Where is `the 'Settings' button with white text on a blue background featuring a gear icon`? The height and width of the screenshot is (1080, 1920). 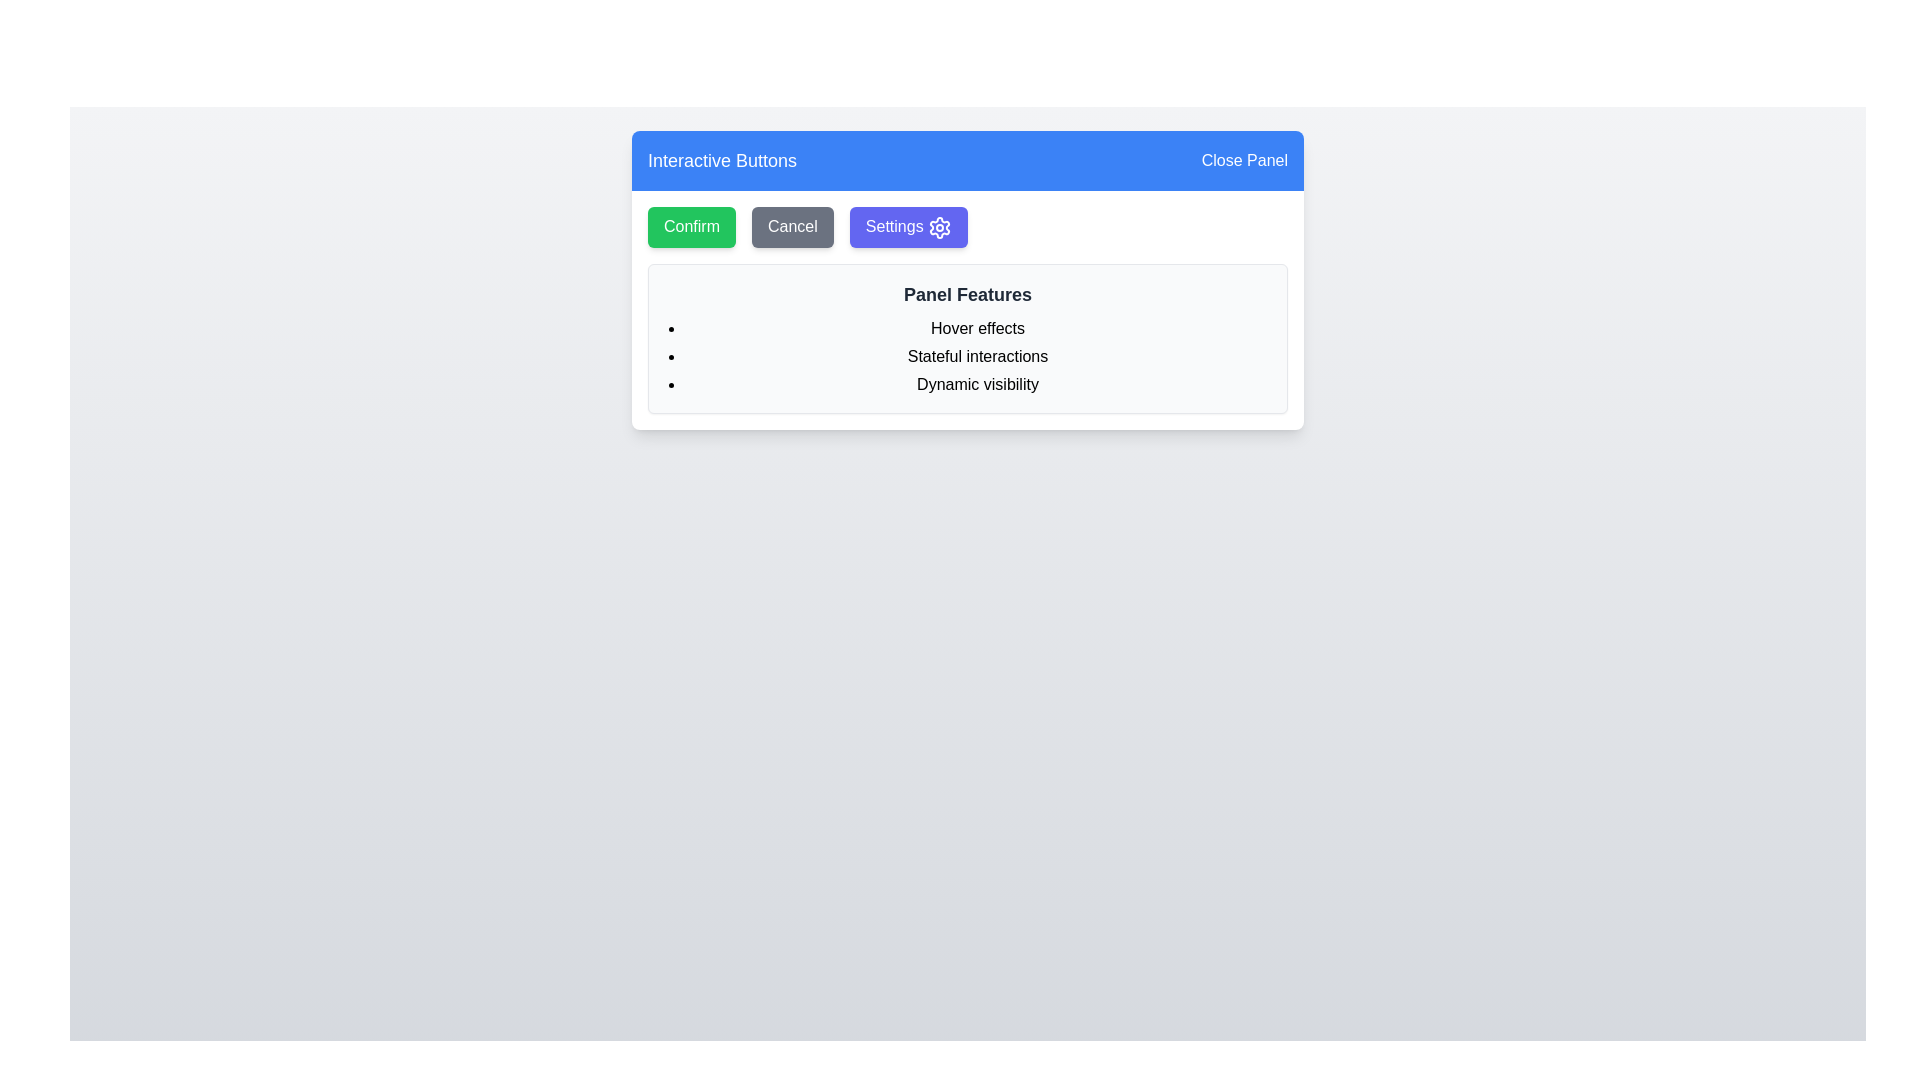 the 'Settings' button with white text on a blue background featuring a gear icon is located at coordinates (907, 226).